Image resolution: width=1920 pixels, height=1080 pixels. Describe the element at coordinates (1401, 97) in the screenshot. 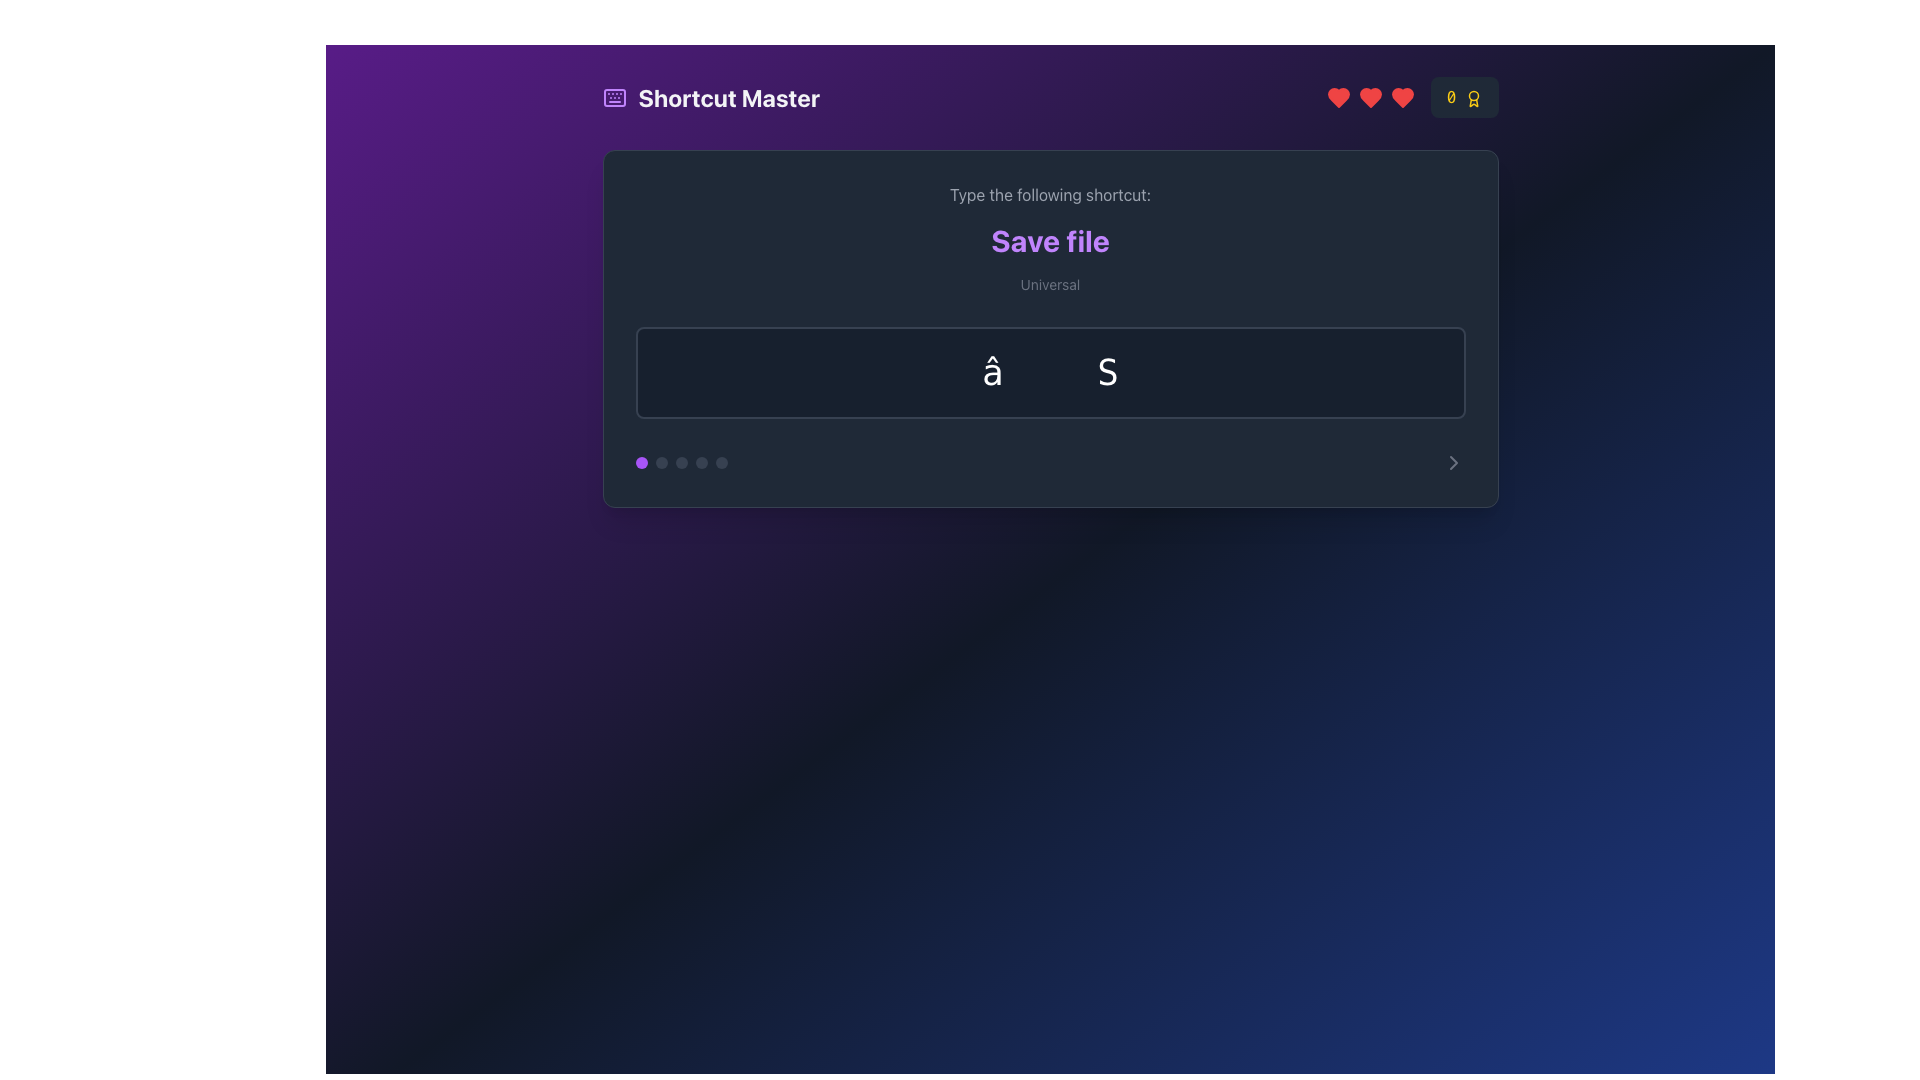

I see `the red heart-shaped icon located in the top-right corner of the interface, which is the third heart in the series from the left` at that location.